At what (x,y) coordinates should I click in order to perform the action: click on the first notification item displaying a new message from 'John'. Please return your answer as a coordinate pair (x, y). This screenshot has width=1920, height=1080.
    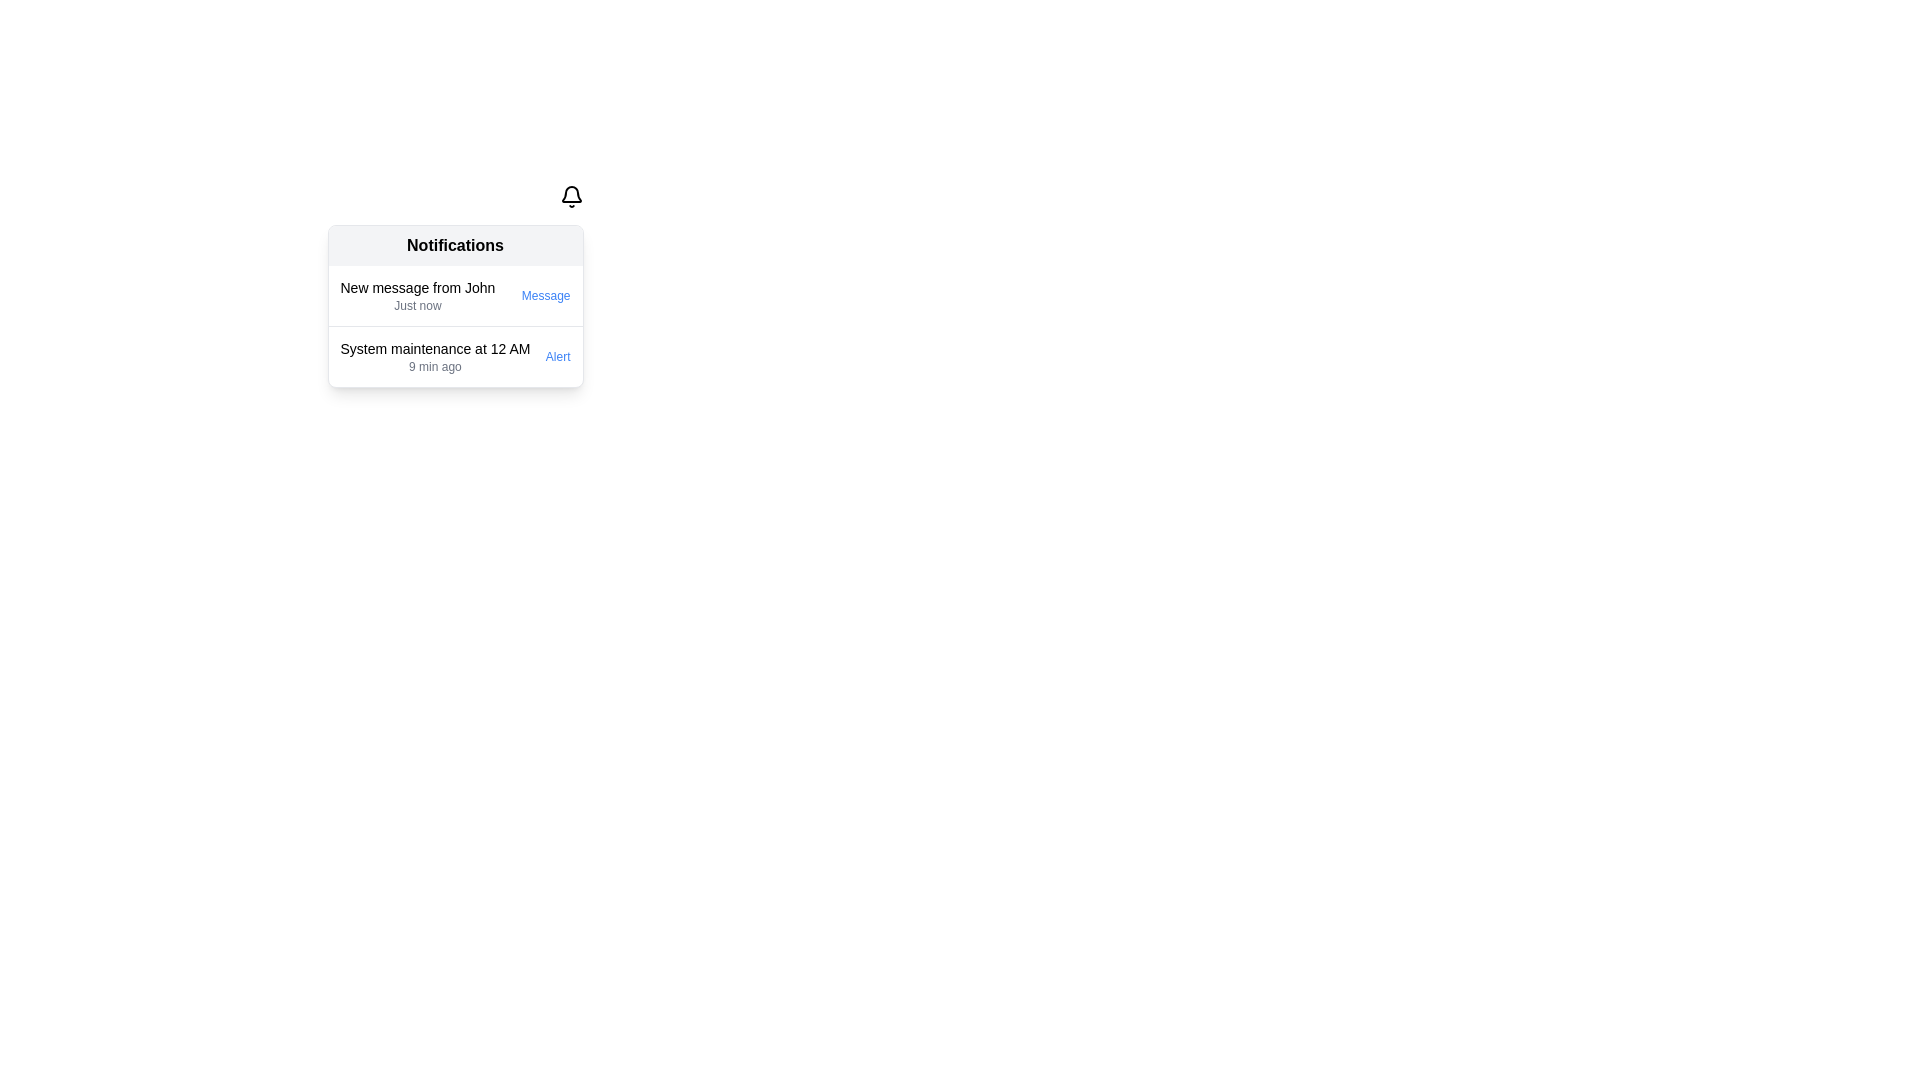
    Looking at the image, I should click on (416, 296).